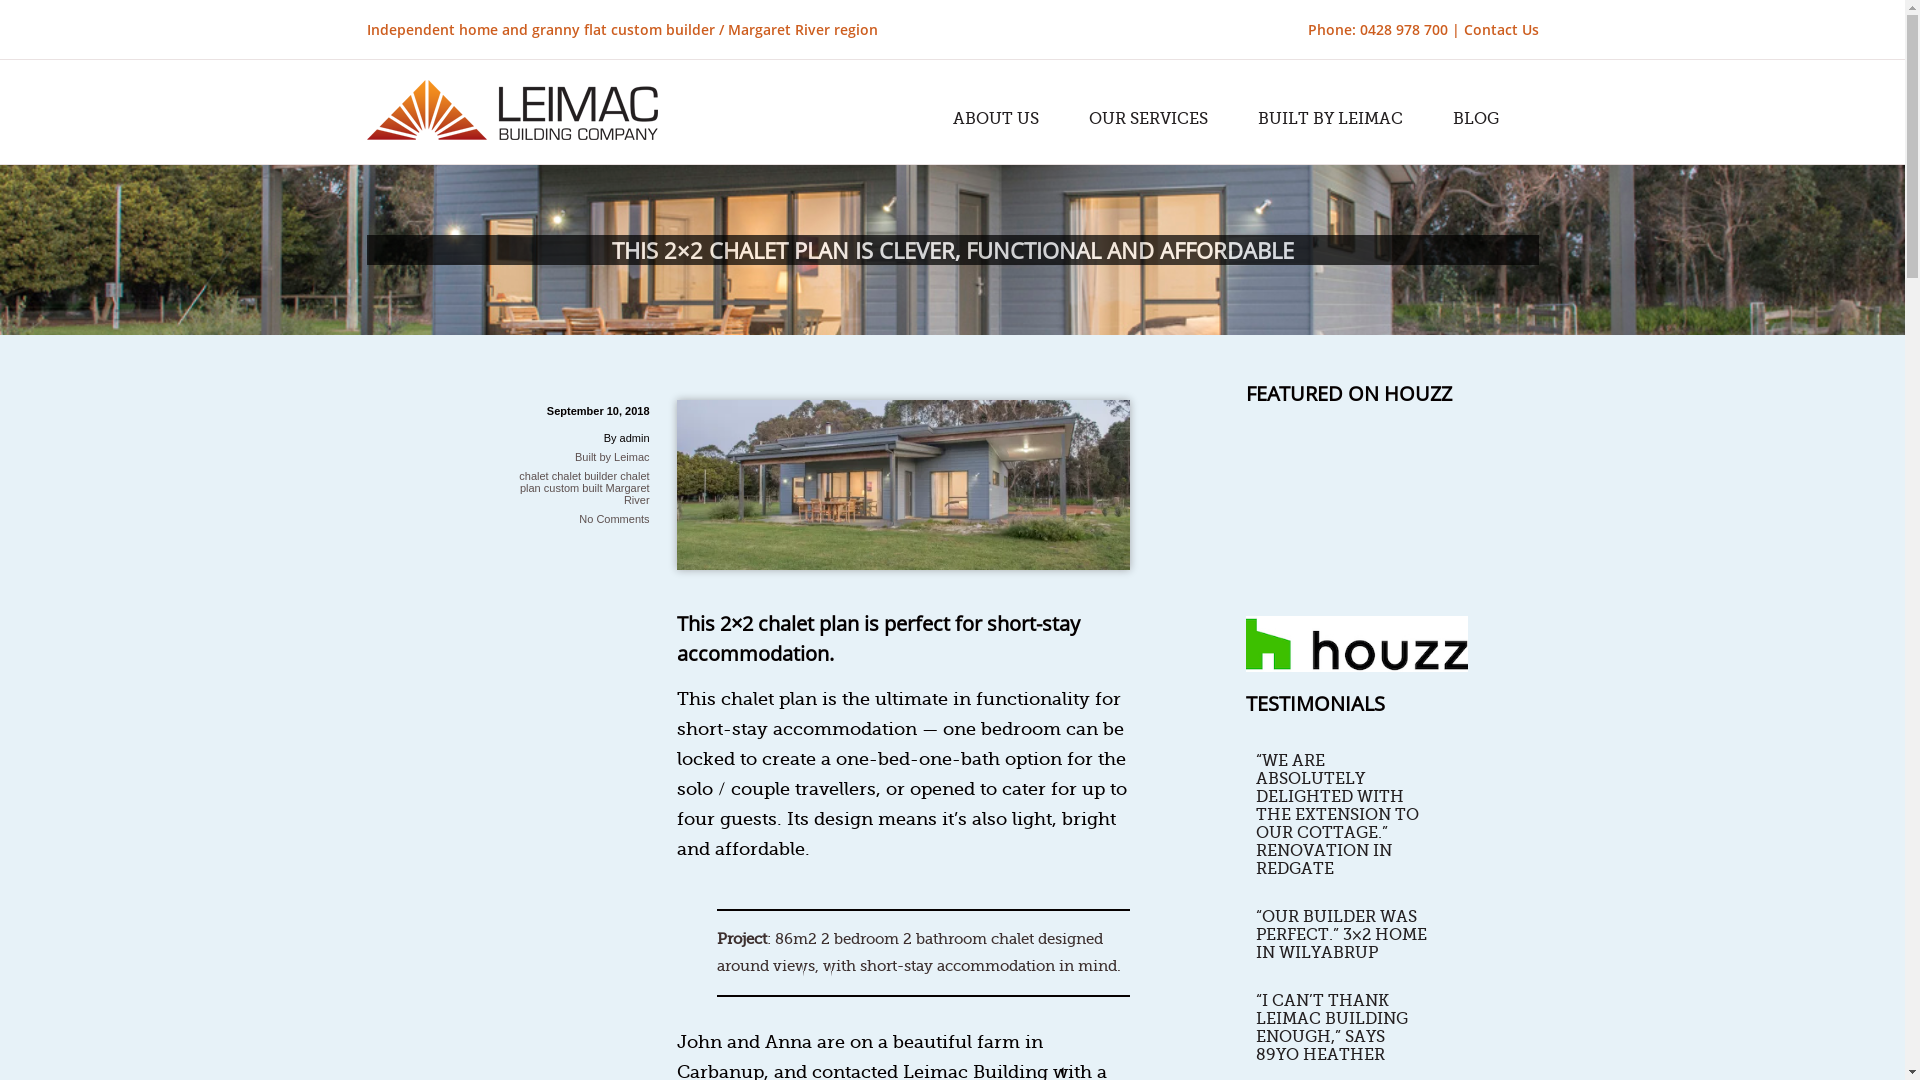 The height and width of the screenshot is (1080, 1920). What do you see at coordinates (940, 119) in the screenshot?
I see `'ABOUT US'` at bounding box center [940, 119].